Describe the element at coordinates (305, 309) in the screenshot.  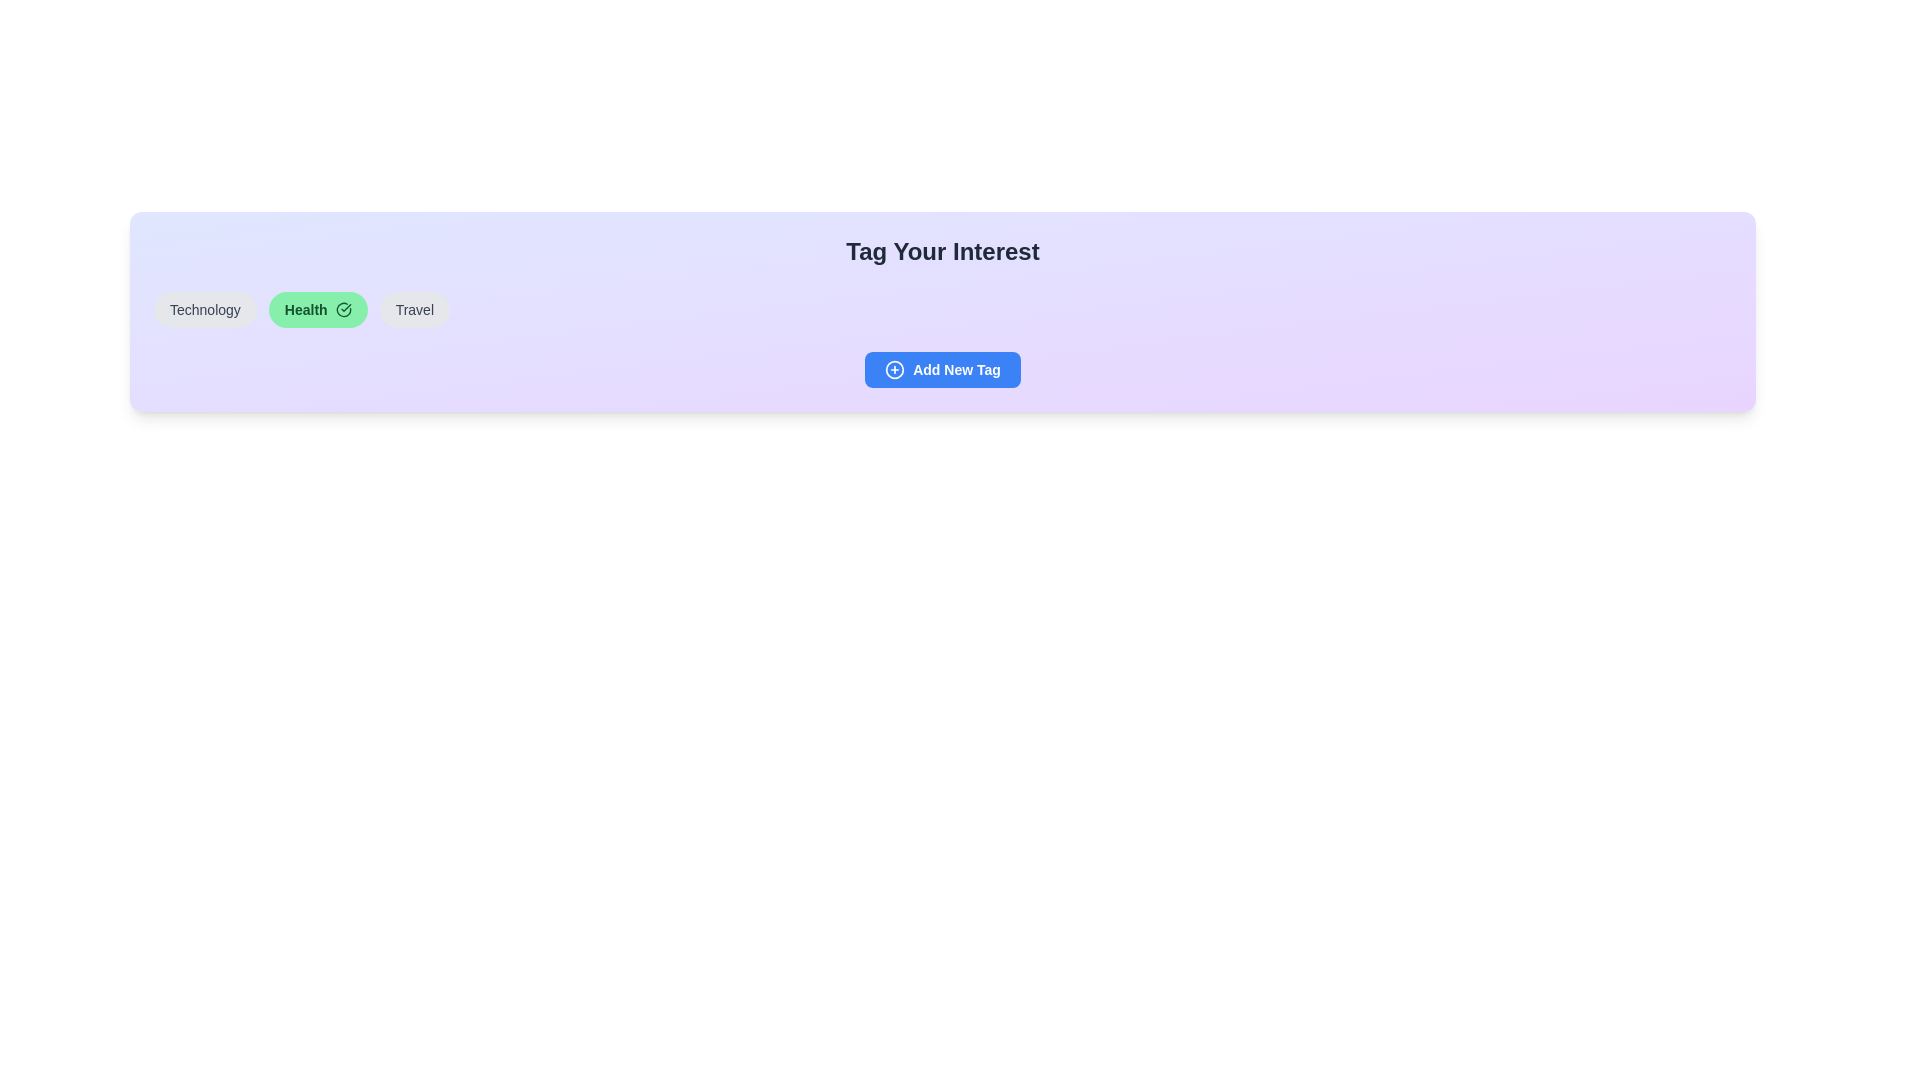
I see `displayed text of the 'Health' label, which is a bold, green text tag located between 'Technology' and 'Travel' tags` at that location.